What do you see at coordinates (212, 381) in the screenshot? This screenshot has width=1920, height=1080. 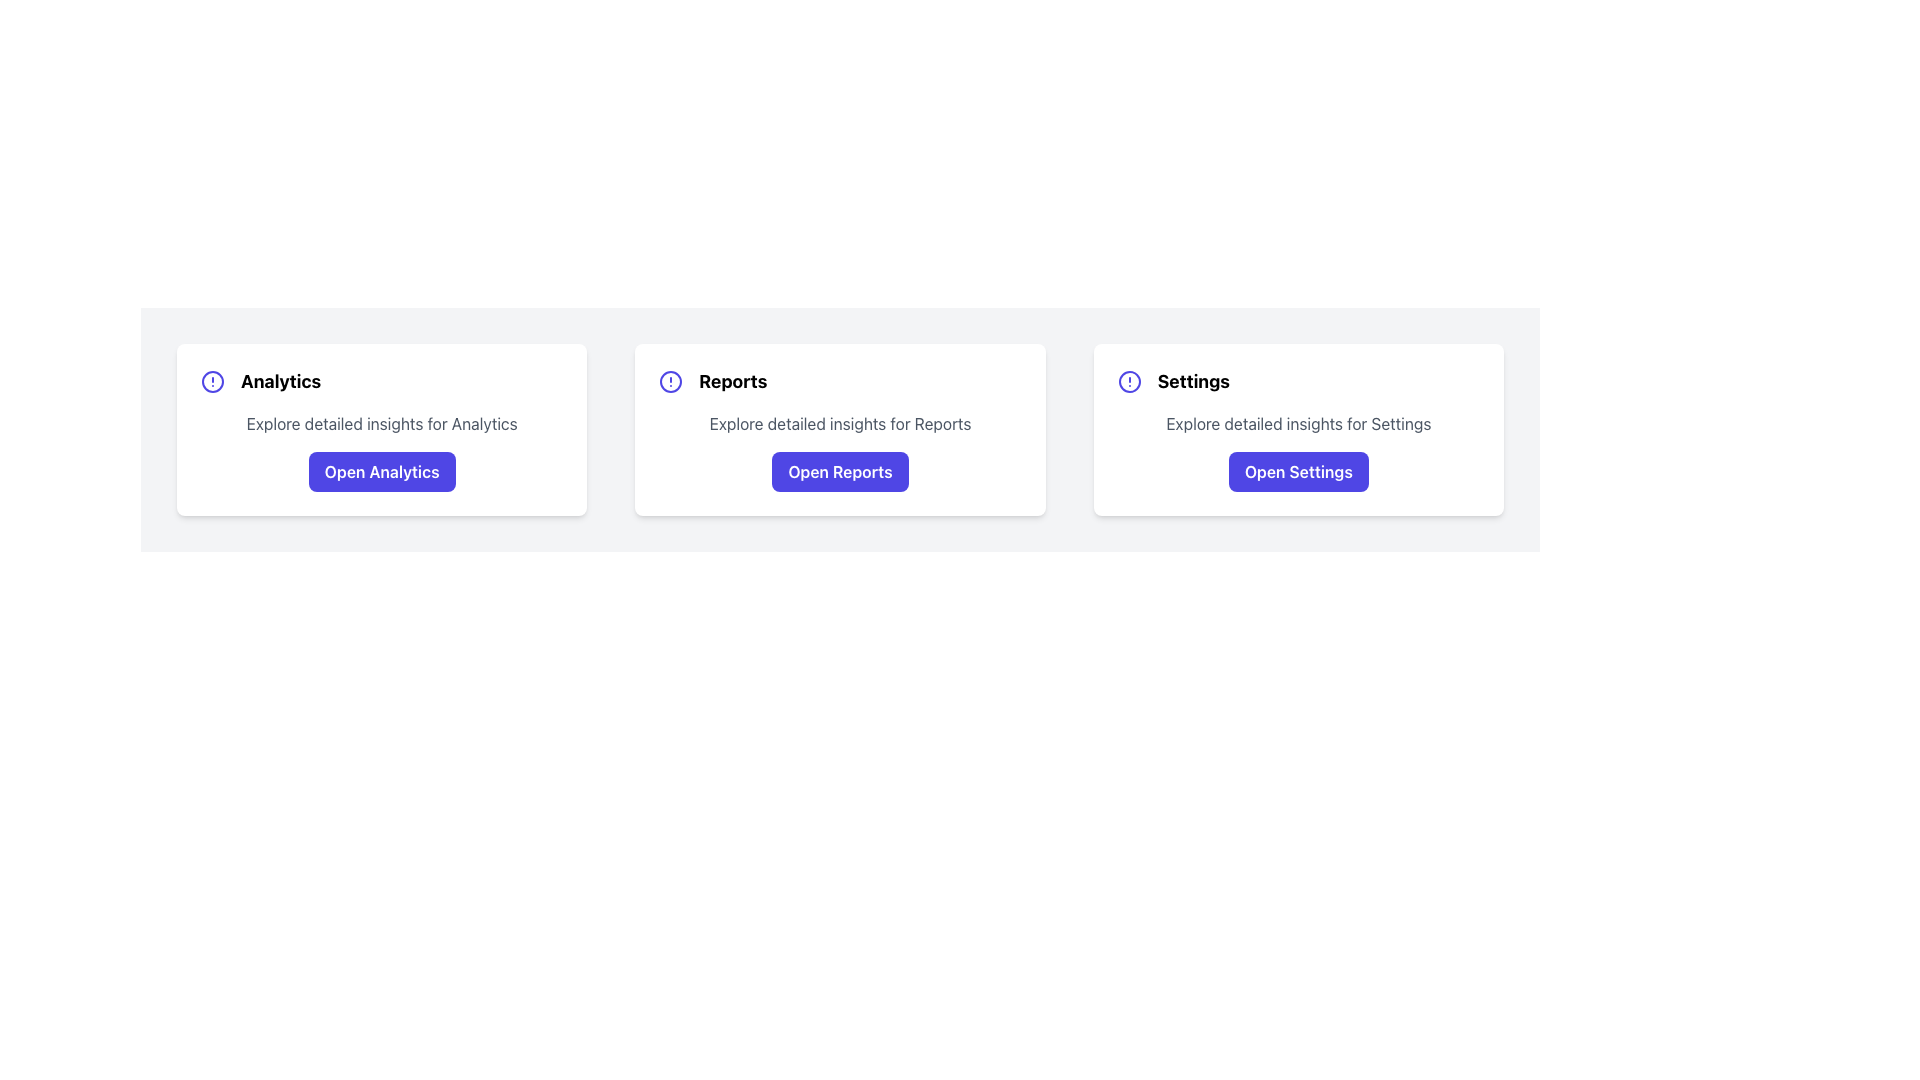 I see `the indigo circular icon with fine-line graphics located to the left of the 'Analytics' title text to interact with it if enabled` at bounding box center [212, 381].